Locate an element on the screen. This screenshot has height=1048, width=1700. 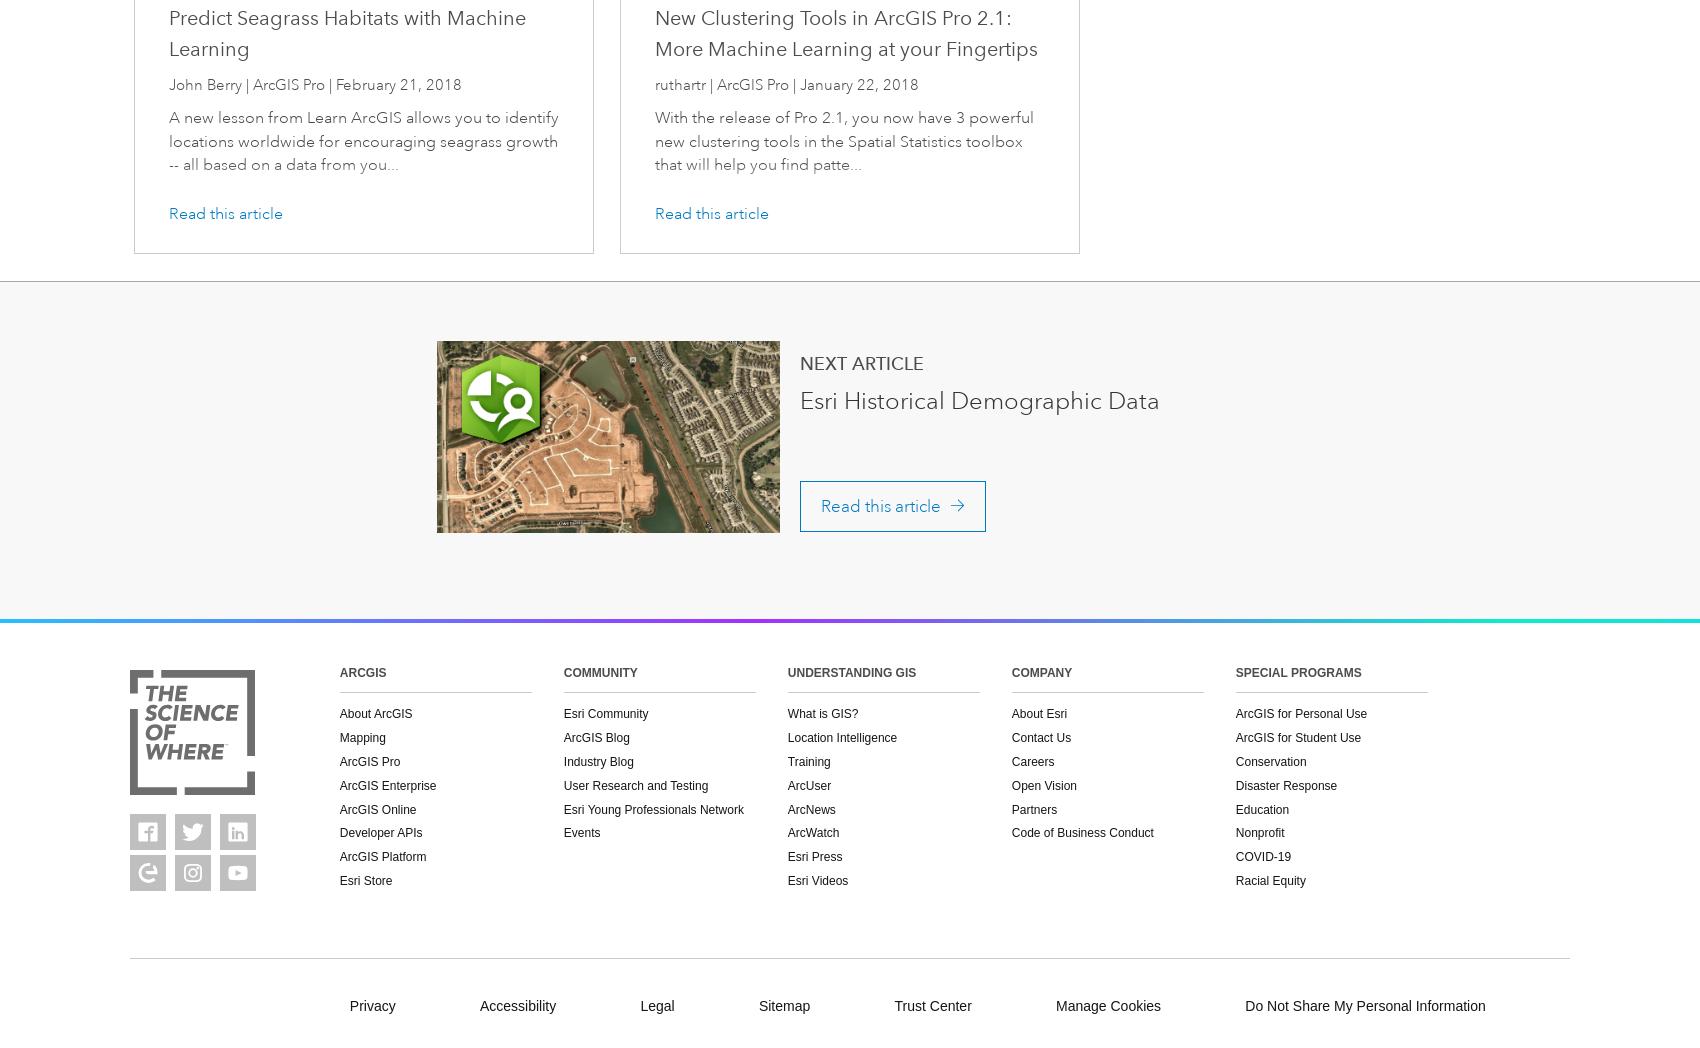
'Location Intelligence' is located at coordinates (785, 737).